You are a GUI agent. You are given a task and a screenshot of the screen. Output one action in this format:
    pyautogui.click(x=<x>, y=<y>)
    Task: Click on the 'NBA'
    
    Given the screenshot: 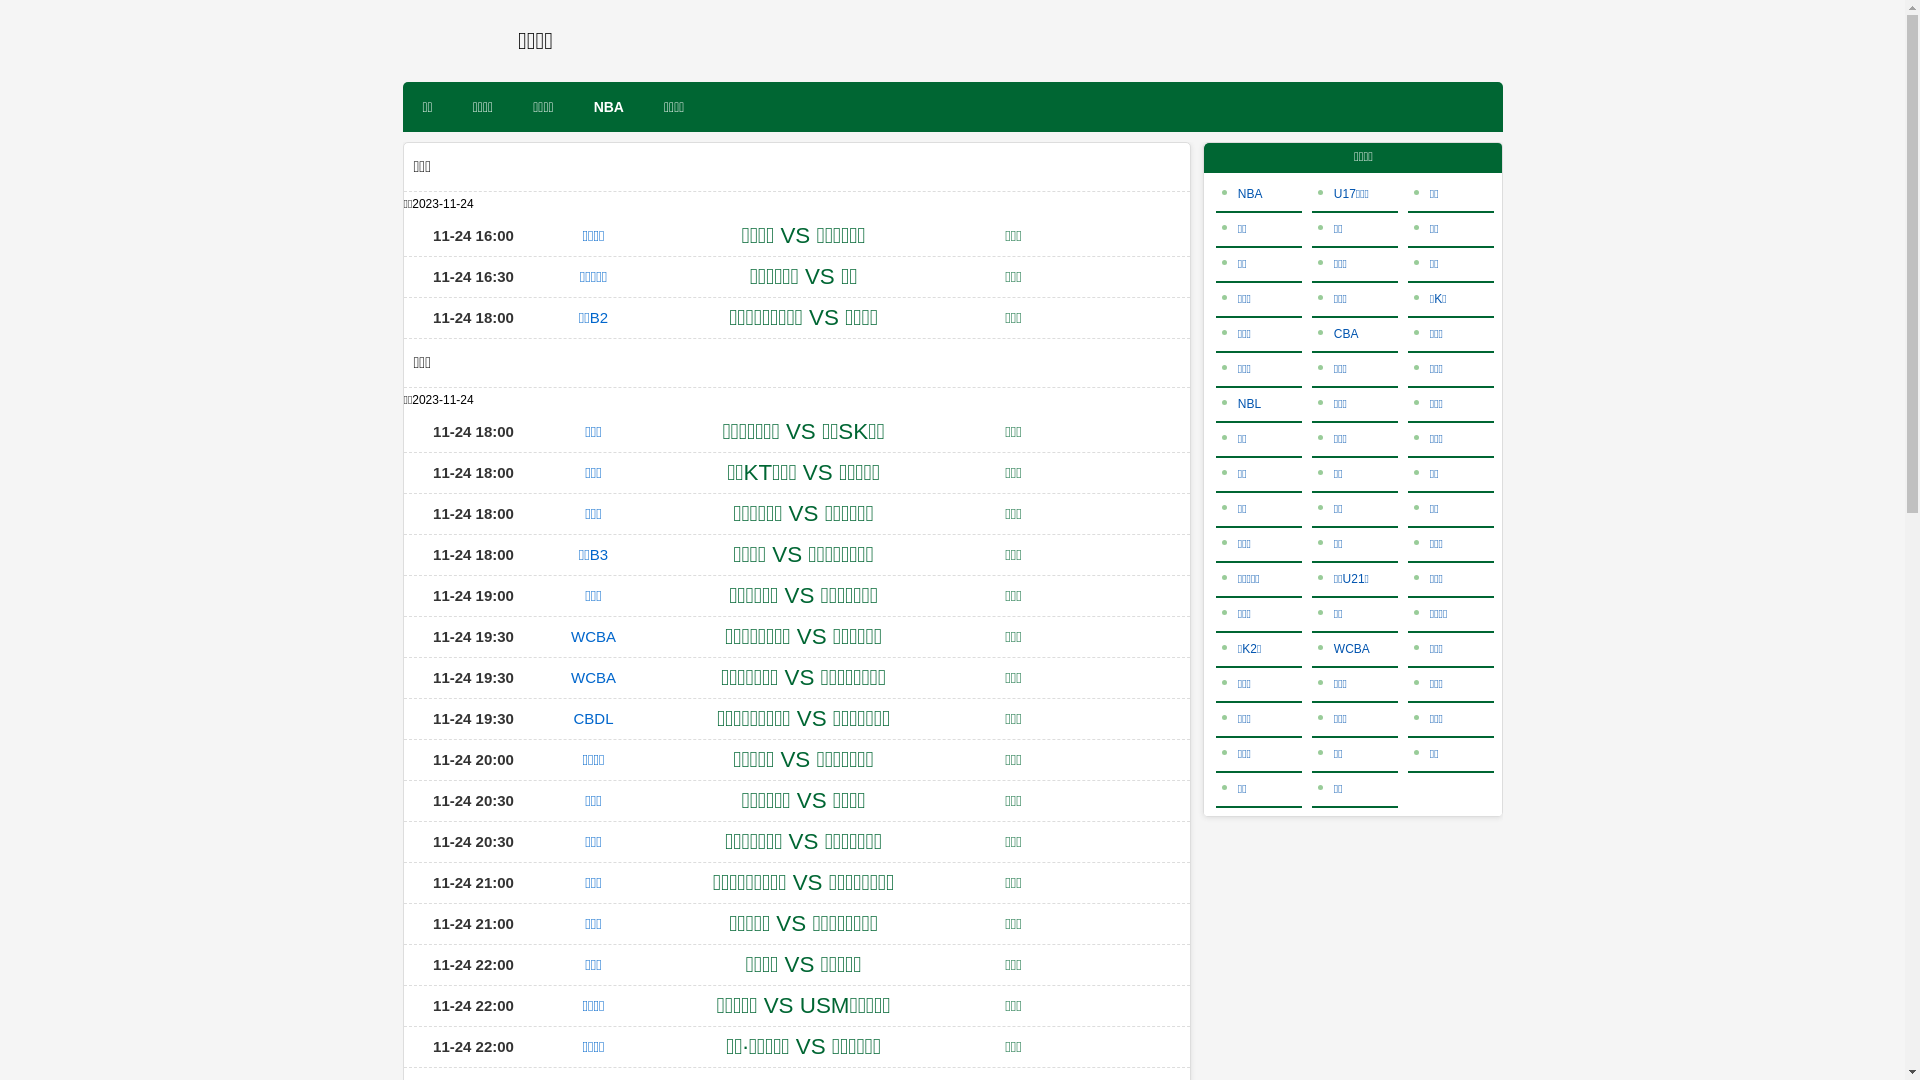 What is the action you would take?
    pyautogui.click(x=1241, y=193)
    